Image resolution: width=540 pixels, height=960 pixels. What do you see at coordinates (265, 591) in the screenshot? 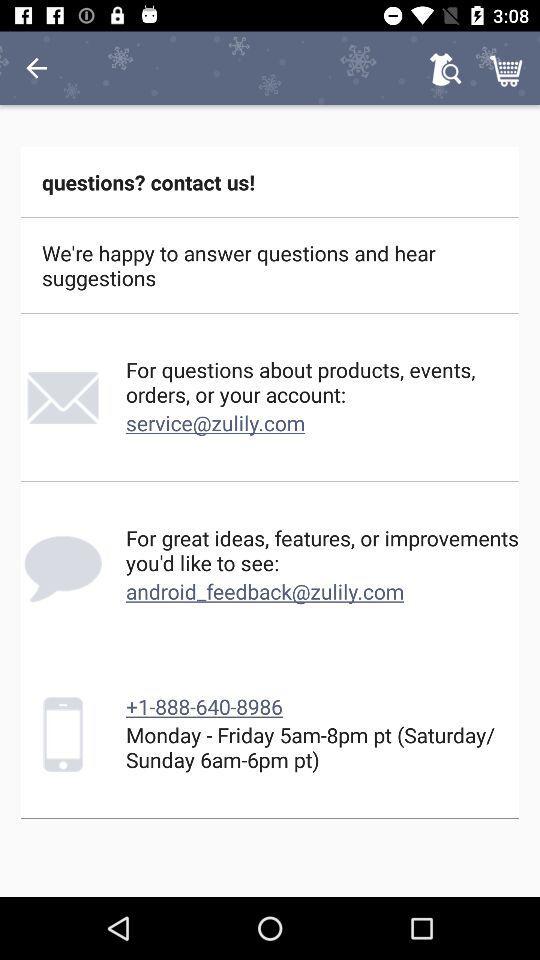
I see `icon above 1 888 640` at bounding box center [265, 591].